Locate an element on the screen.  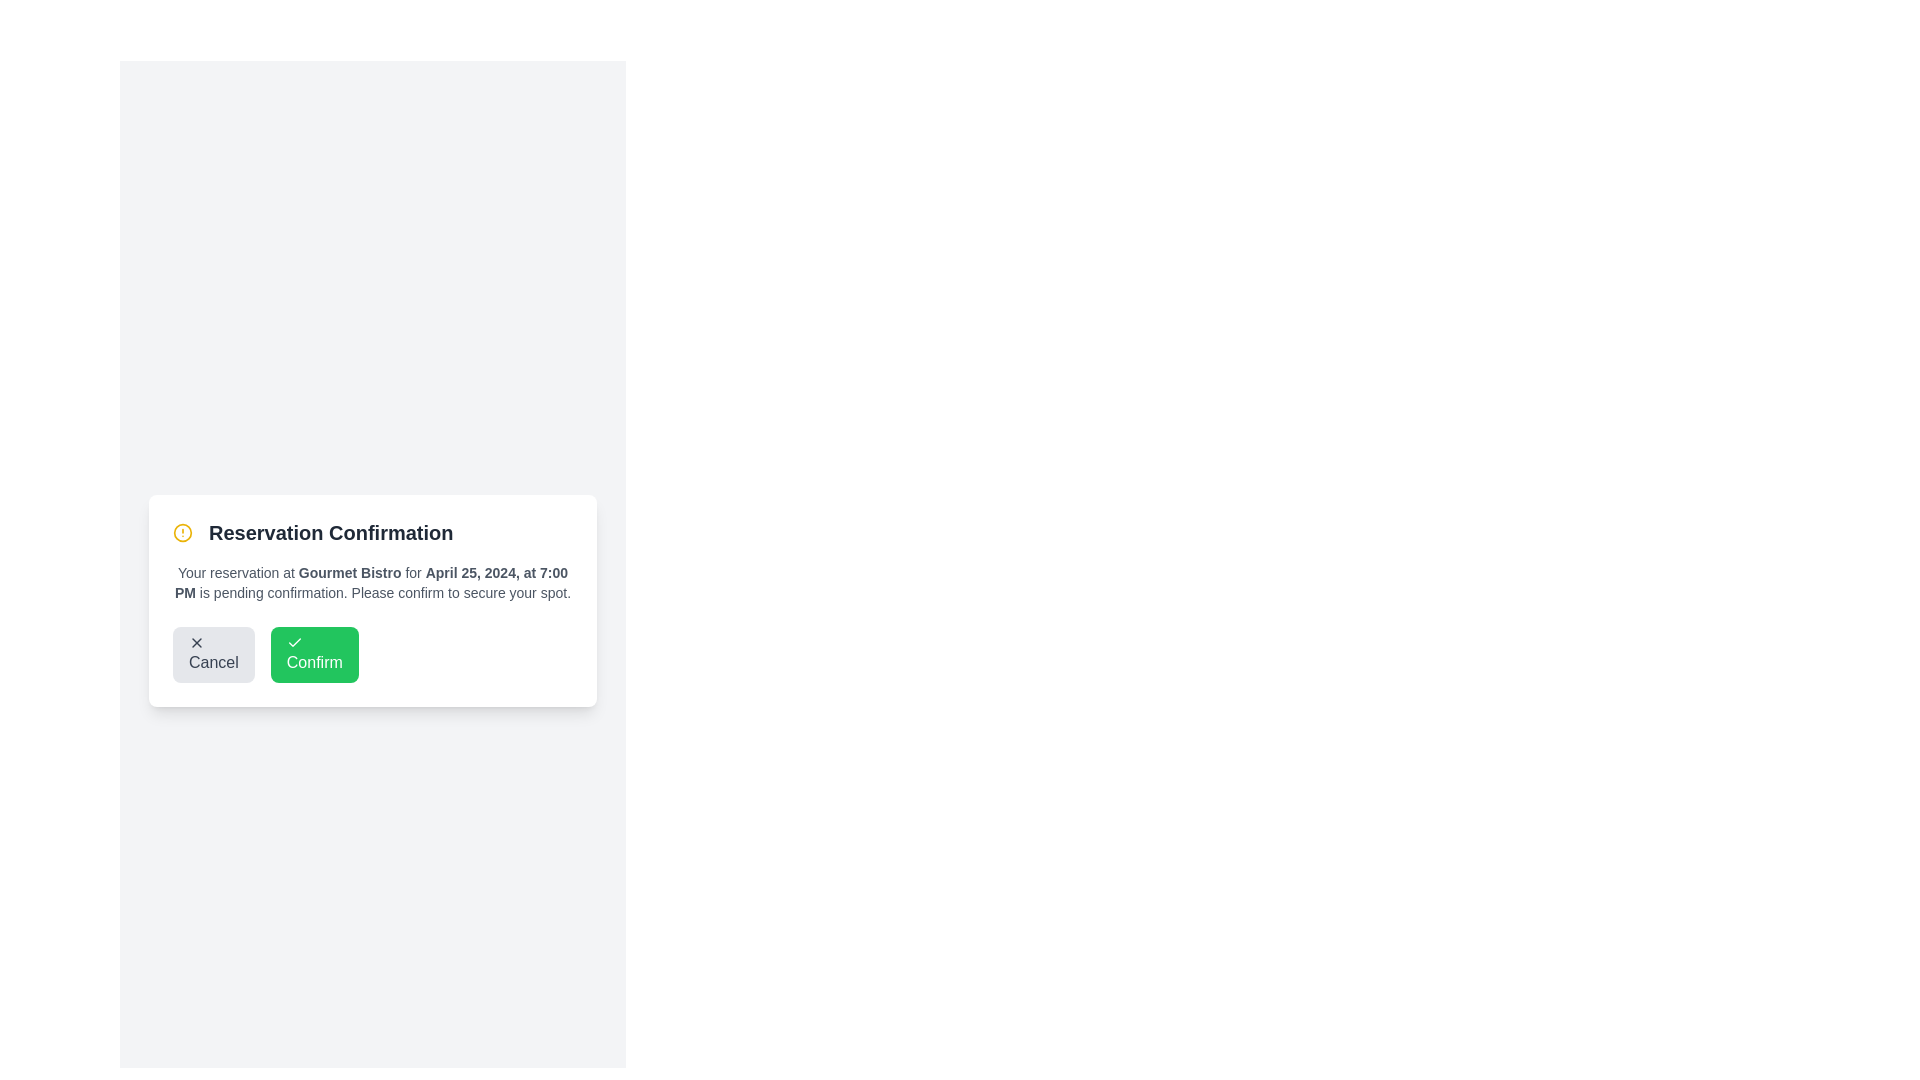
the rightmost button in the modal footer to confirm the action is located at coordinates (313, 655).